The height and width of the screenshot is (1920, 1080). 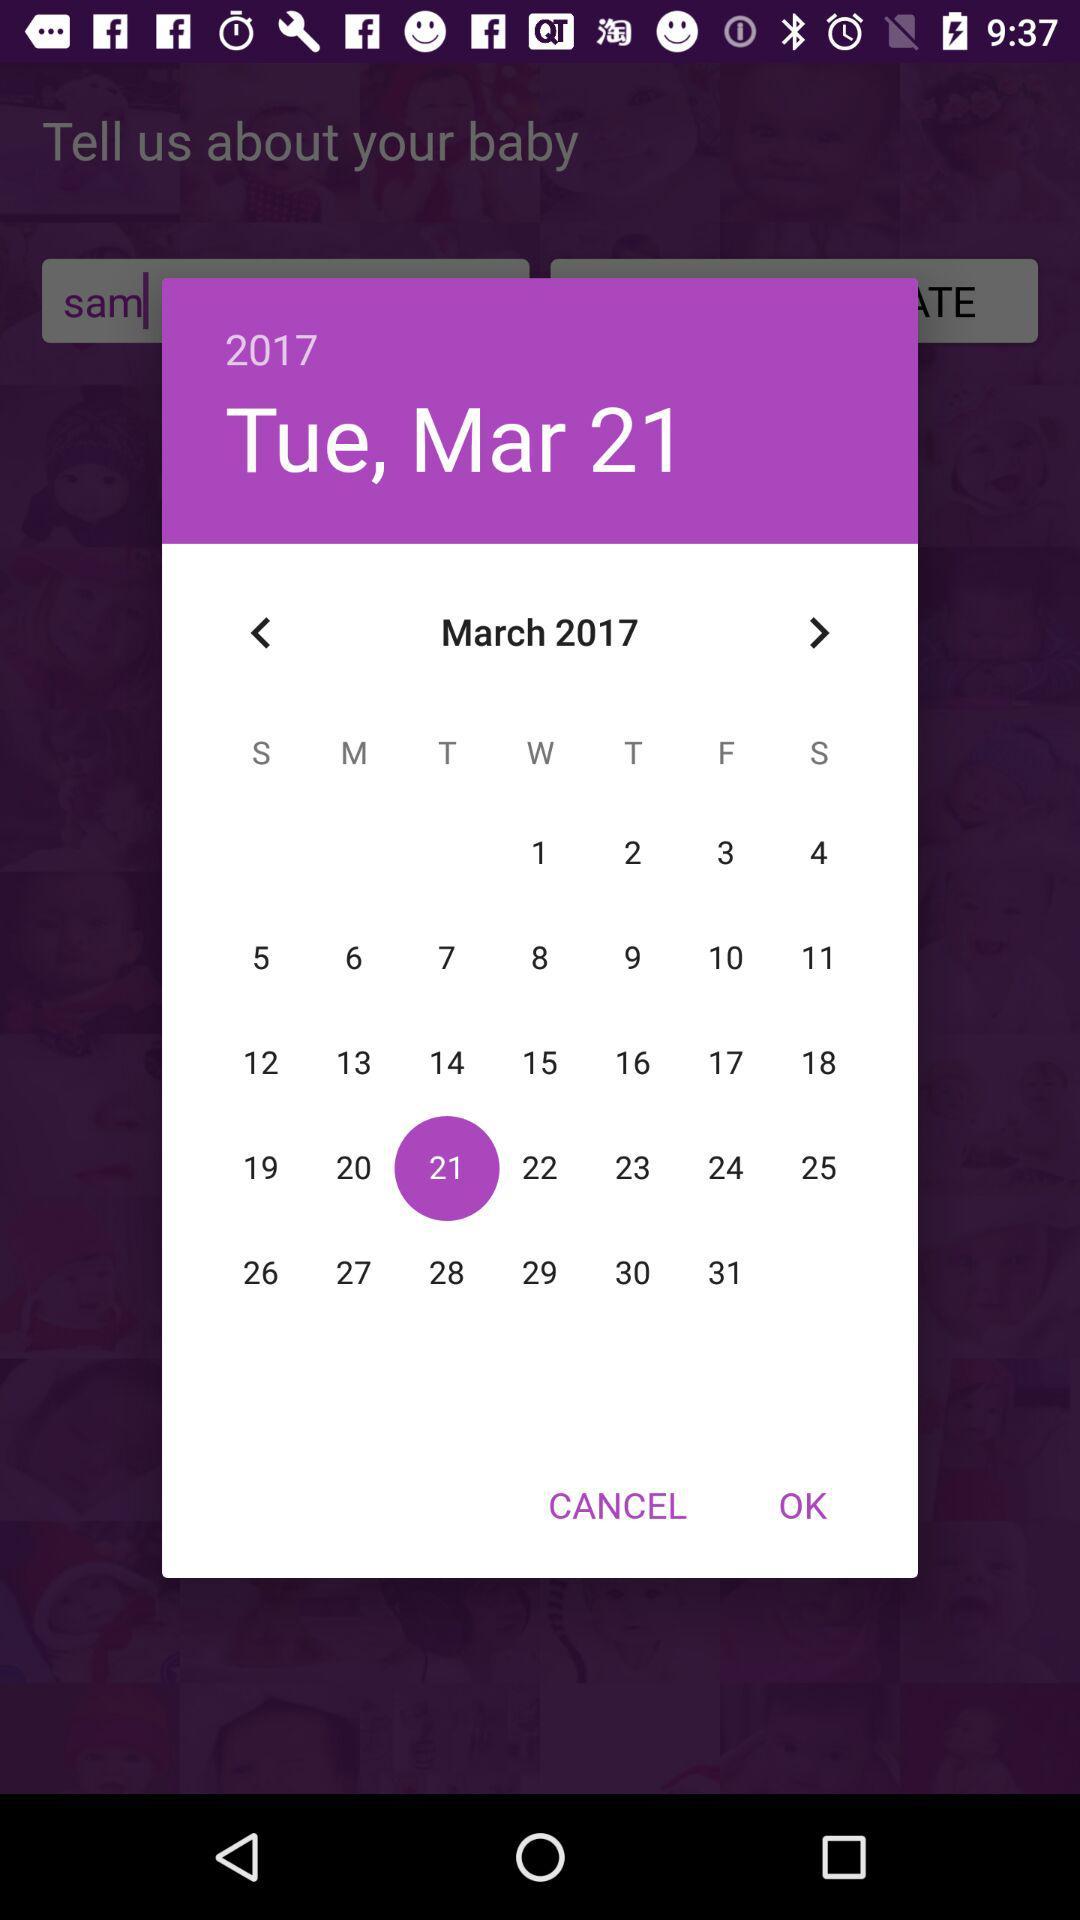 I want to click on the item below the 2017 item, so click(x=818, y=632).